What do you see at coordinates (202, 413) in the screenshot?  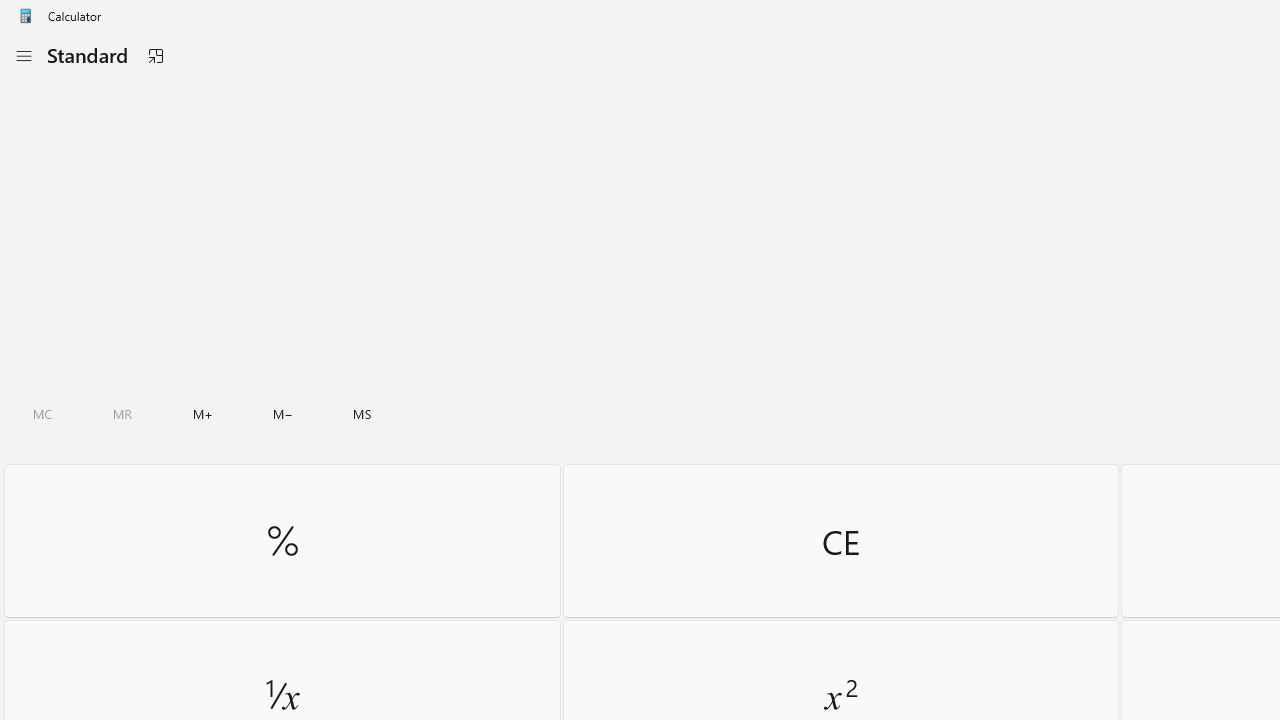 I see `'Memory add'` at bounding box center [202, 413].